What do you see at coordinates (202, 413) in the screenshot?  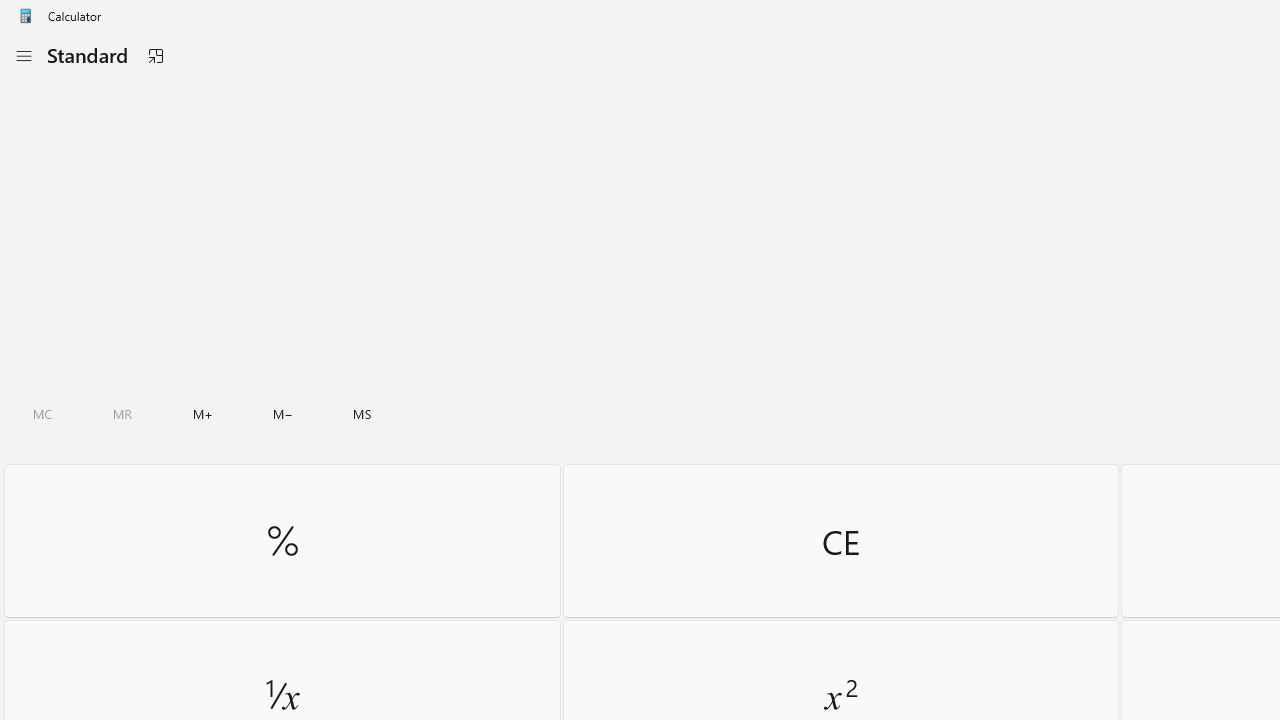 I see `'Memory add'` at bounding box center [202, 413].